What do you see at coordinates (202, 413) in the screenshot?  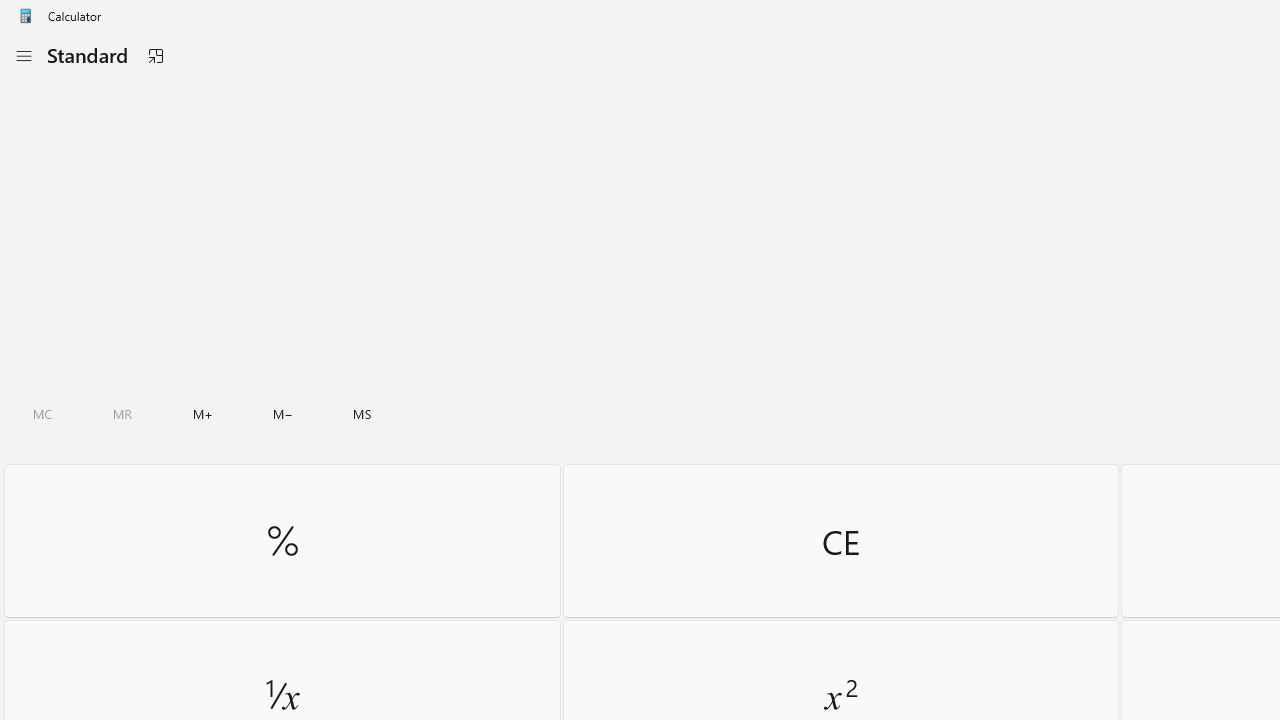 I see `'Memory add'` at bounding box center [202, 413].